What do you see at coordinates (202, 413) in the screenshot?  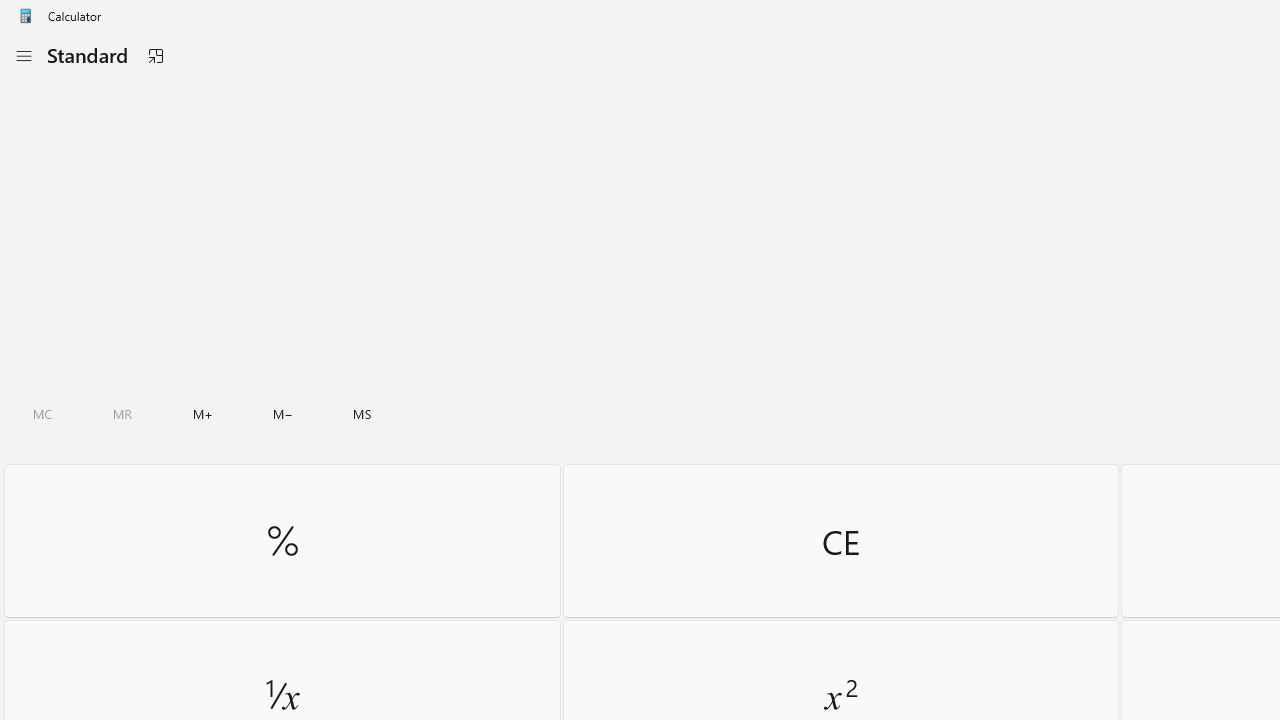 I see `'Memory add'` at bounding box center [202, 413].